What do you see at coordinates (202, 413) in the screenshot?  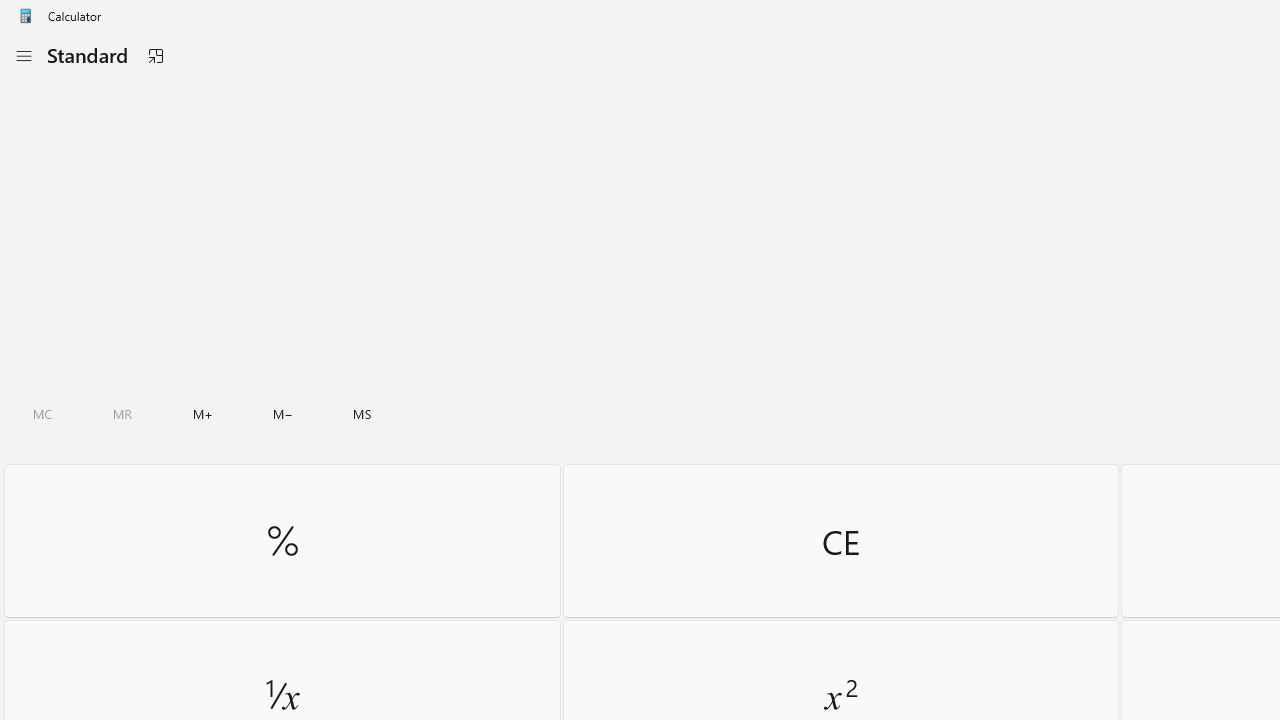 I see `'Memory add'` at bounding box center [202, 413].